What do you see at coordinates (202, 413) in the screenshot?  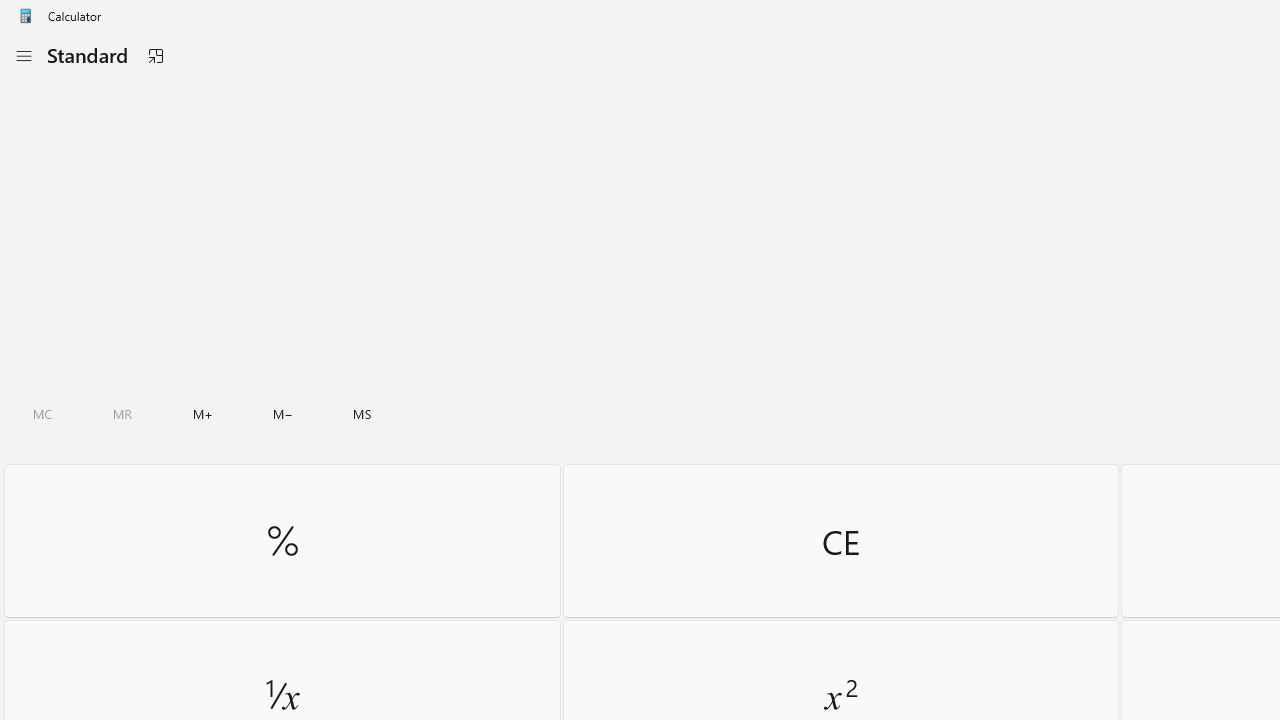 I see `'Memory add'` at bounding box center [202, 413].